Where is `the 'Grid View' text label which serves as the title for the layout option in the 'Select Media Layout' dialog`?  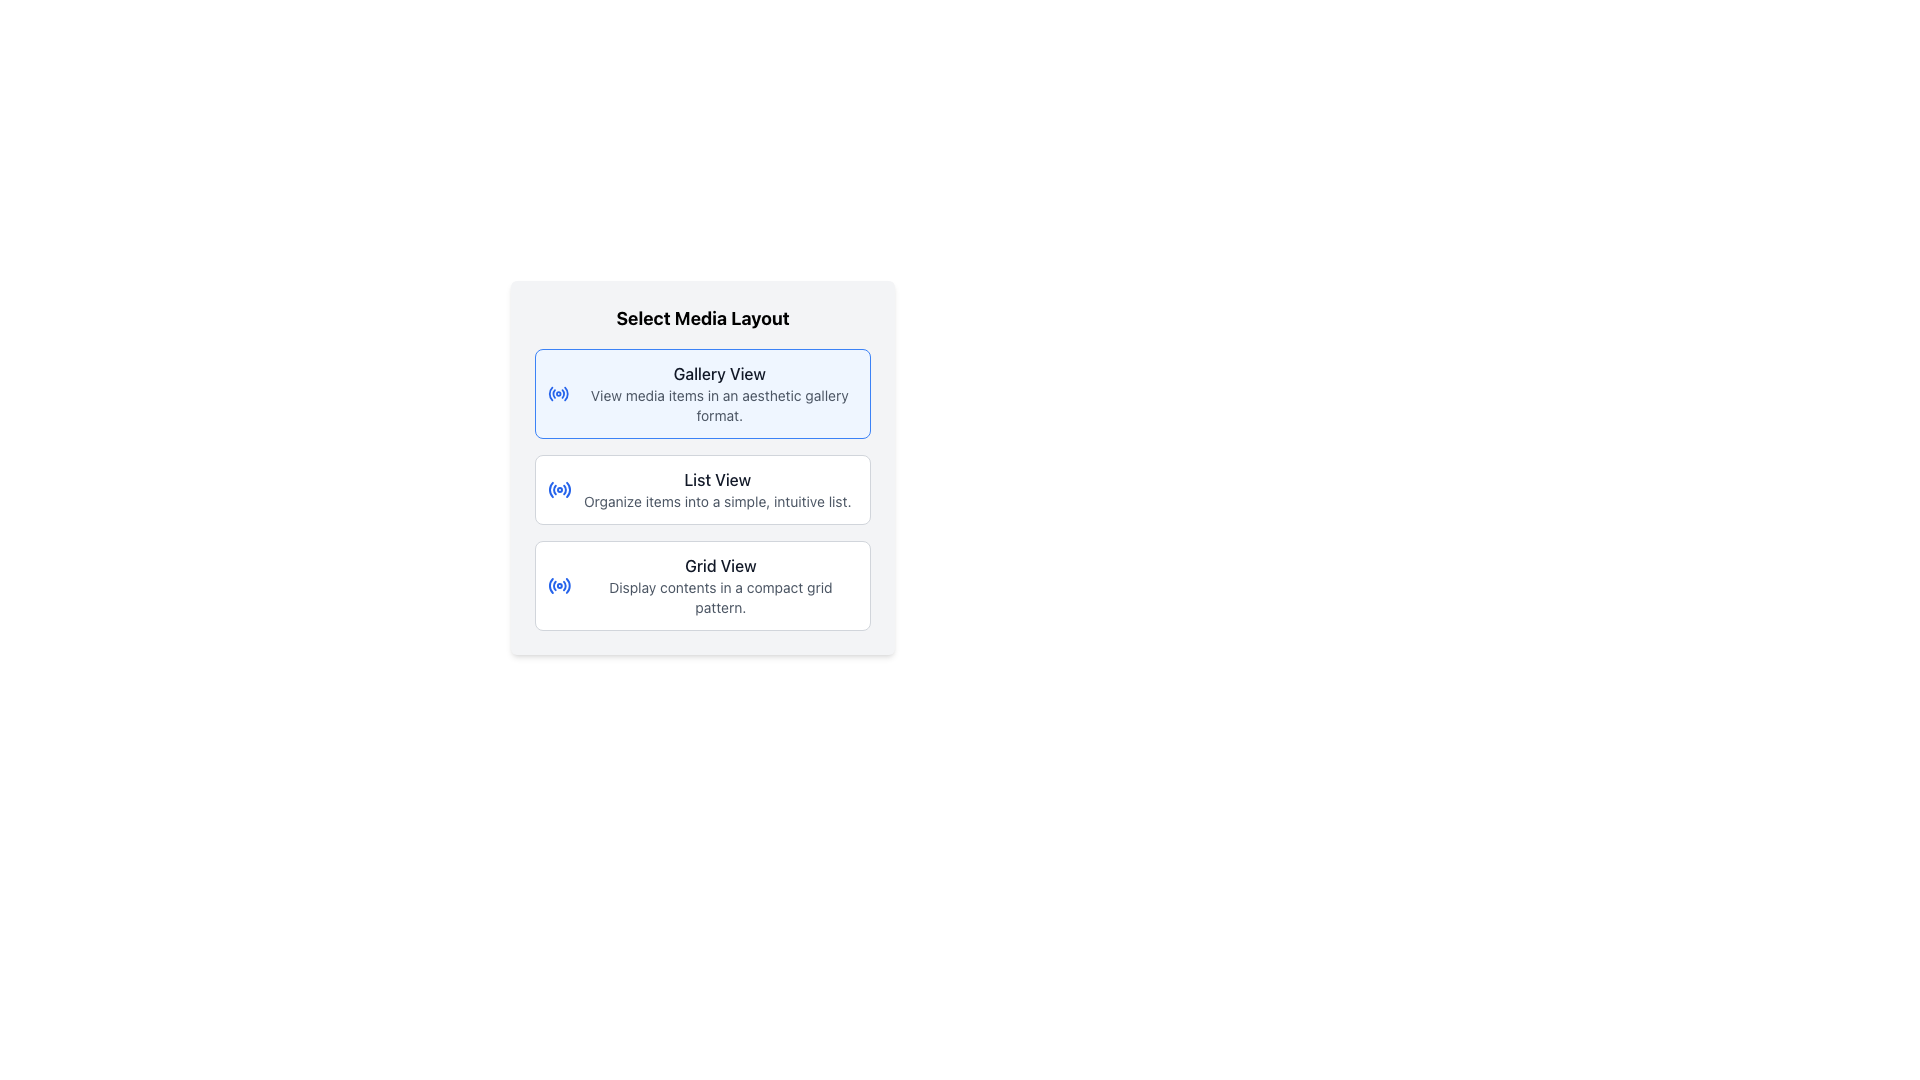 the 'Grid View' text label which serves as the title for the layout option in the 'Select Media Layout' dialog is located at coordinates (720, 566).